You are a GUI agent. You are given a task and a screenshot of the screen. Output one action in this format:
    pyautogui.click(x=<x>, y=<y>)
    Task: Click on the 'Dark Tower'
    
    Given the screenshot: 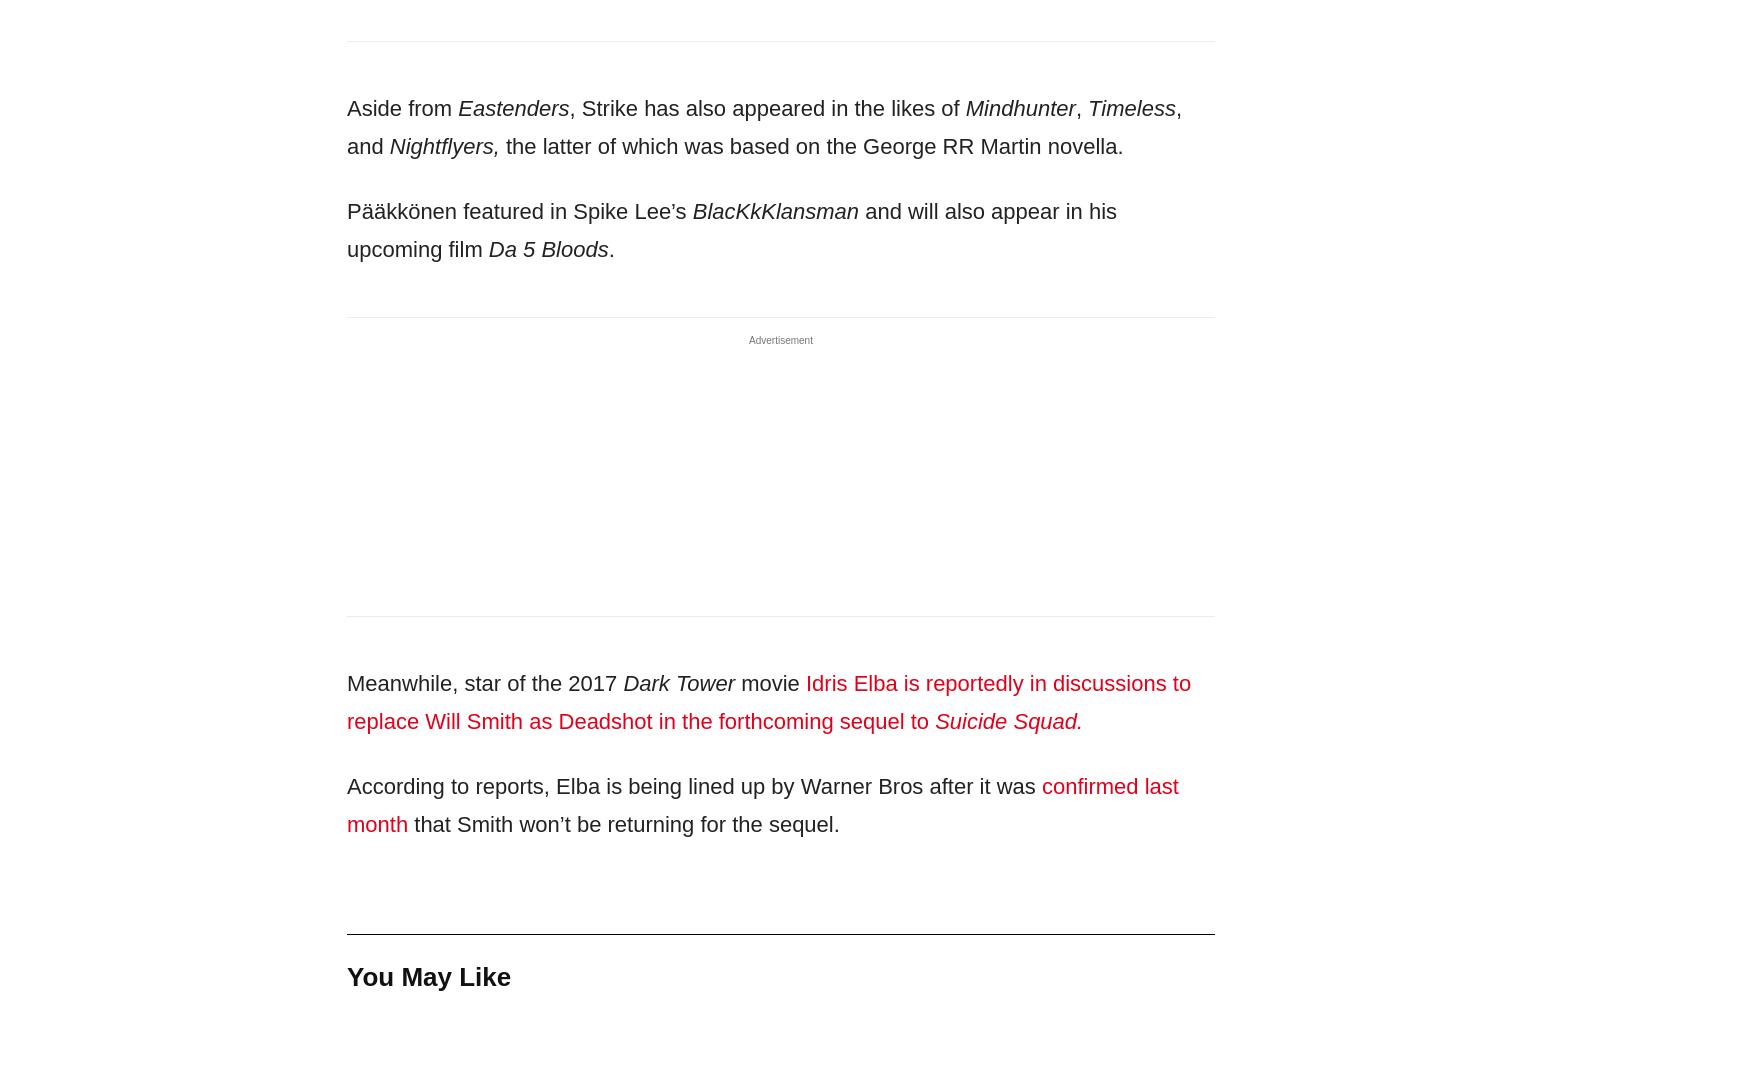 What is the action you would take?
    pyautogui.click(x=678, y=683)
    